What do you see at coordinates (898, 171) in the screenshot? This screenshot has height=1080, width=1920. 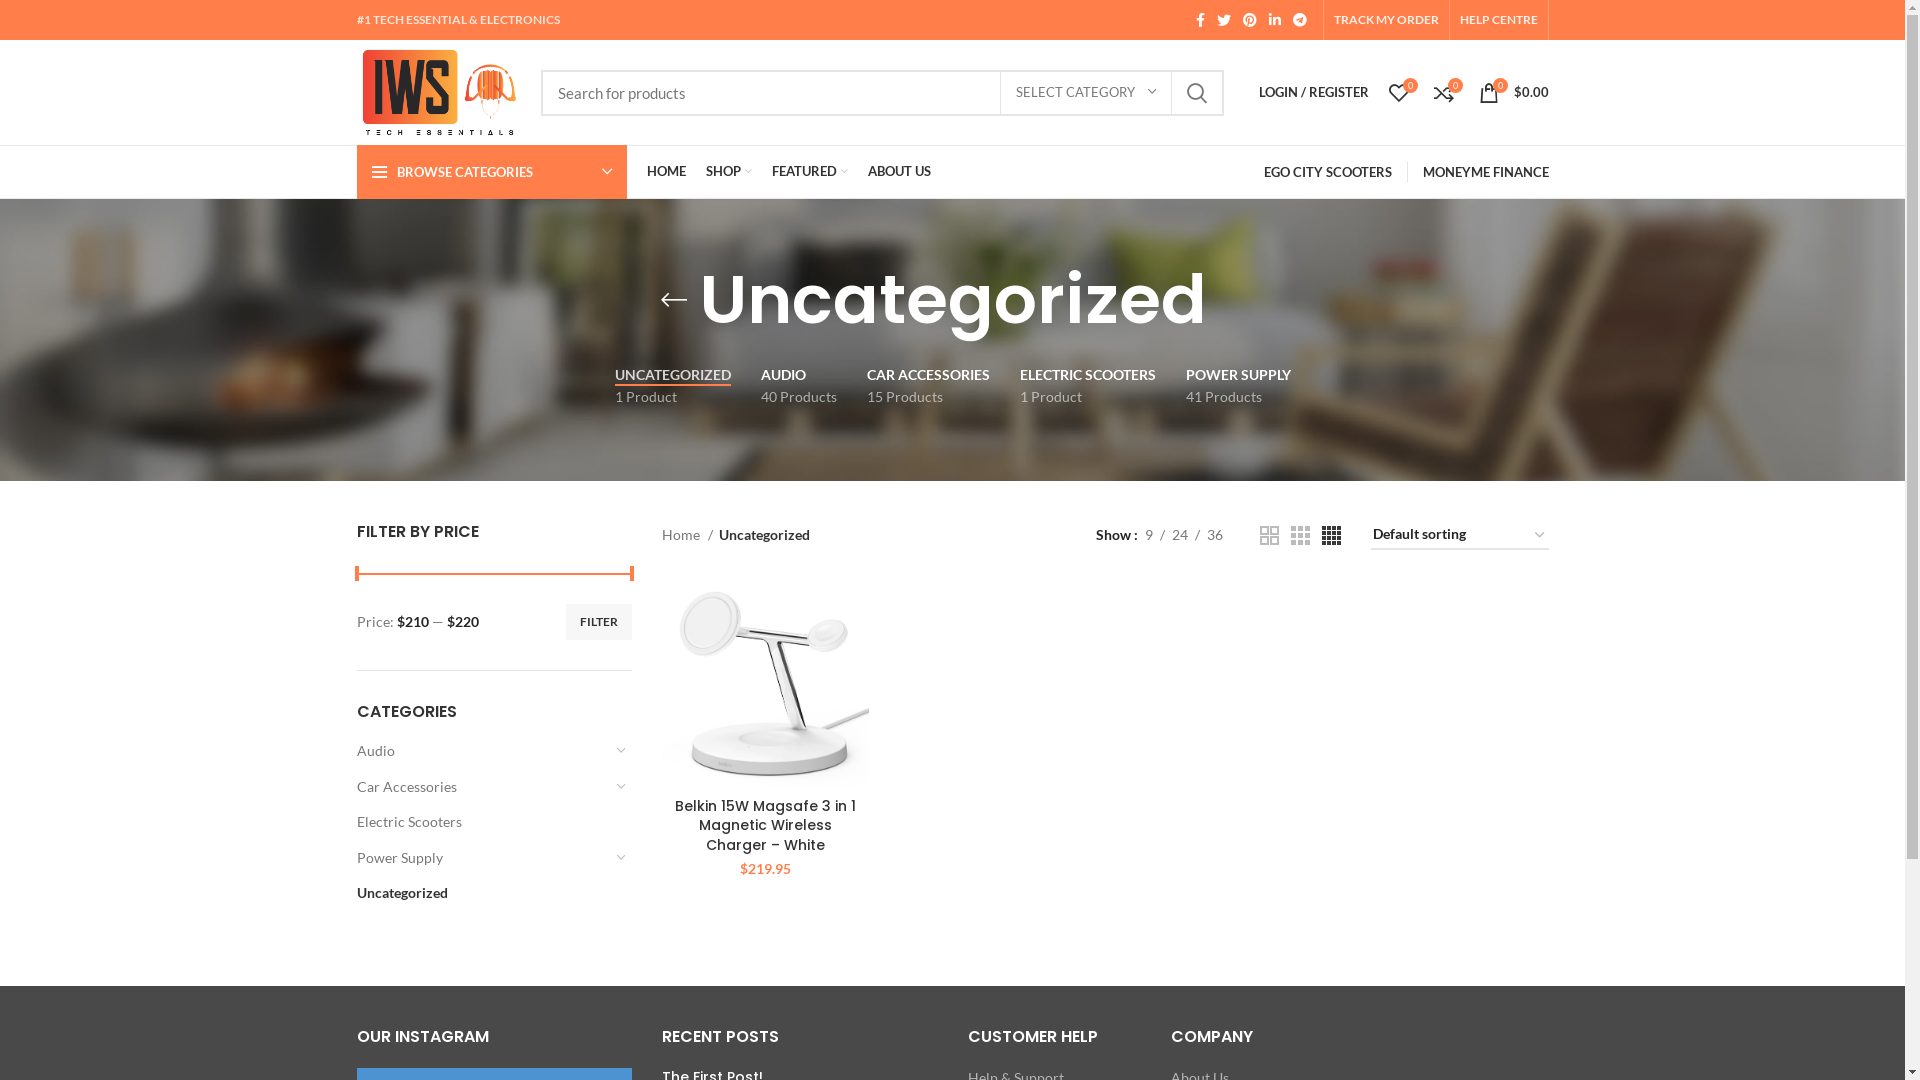 I see `'ABOUT US'` at bounding box center [898, 171].